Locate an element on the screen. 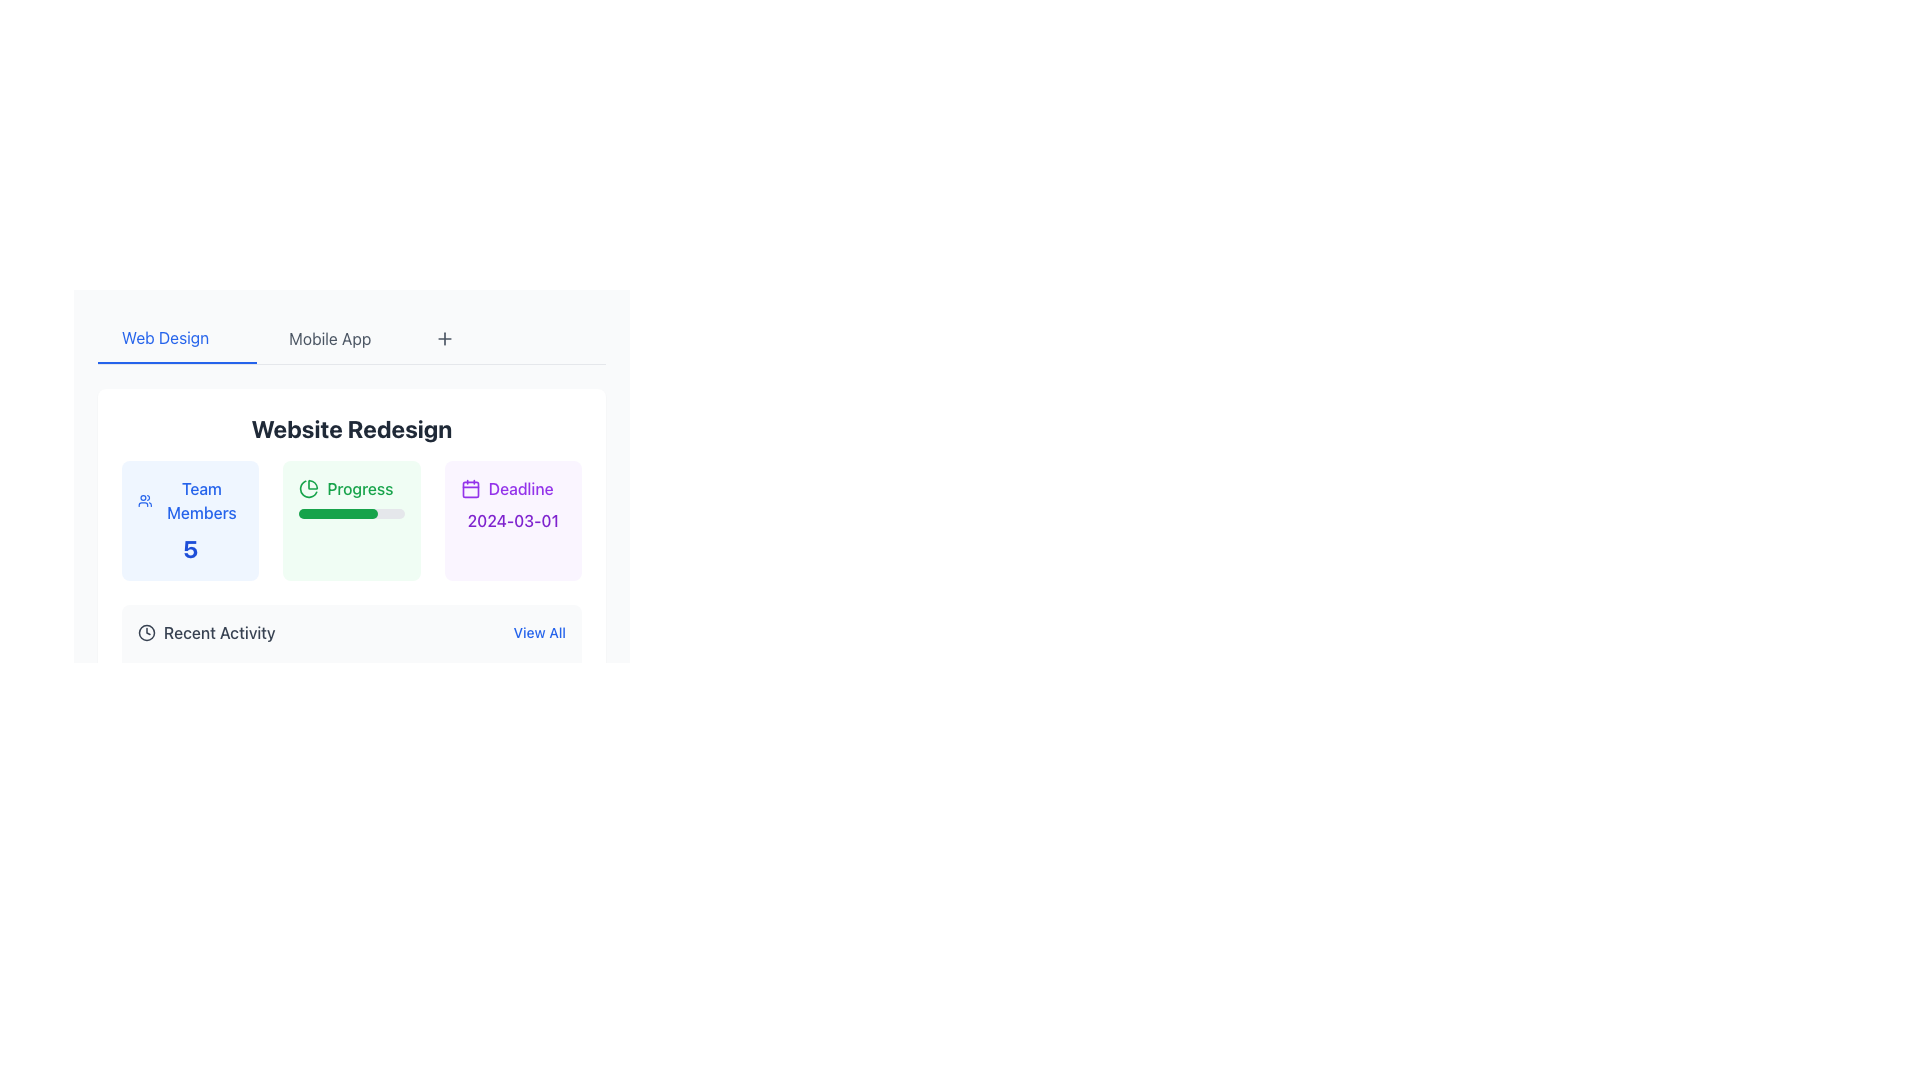 This screenshot has height=1080, width=1920. the leftmost Informational card that provides an overview of the number of team members involved in the 'Website Redesign' project is located at coordinates (190, 519).